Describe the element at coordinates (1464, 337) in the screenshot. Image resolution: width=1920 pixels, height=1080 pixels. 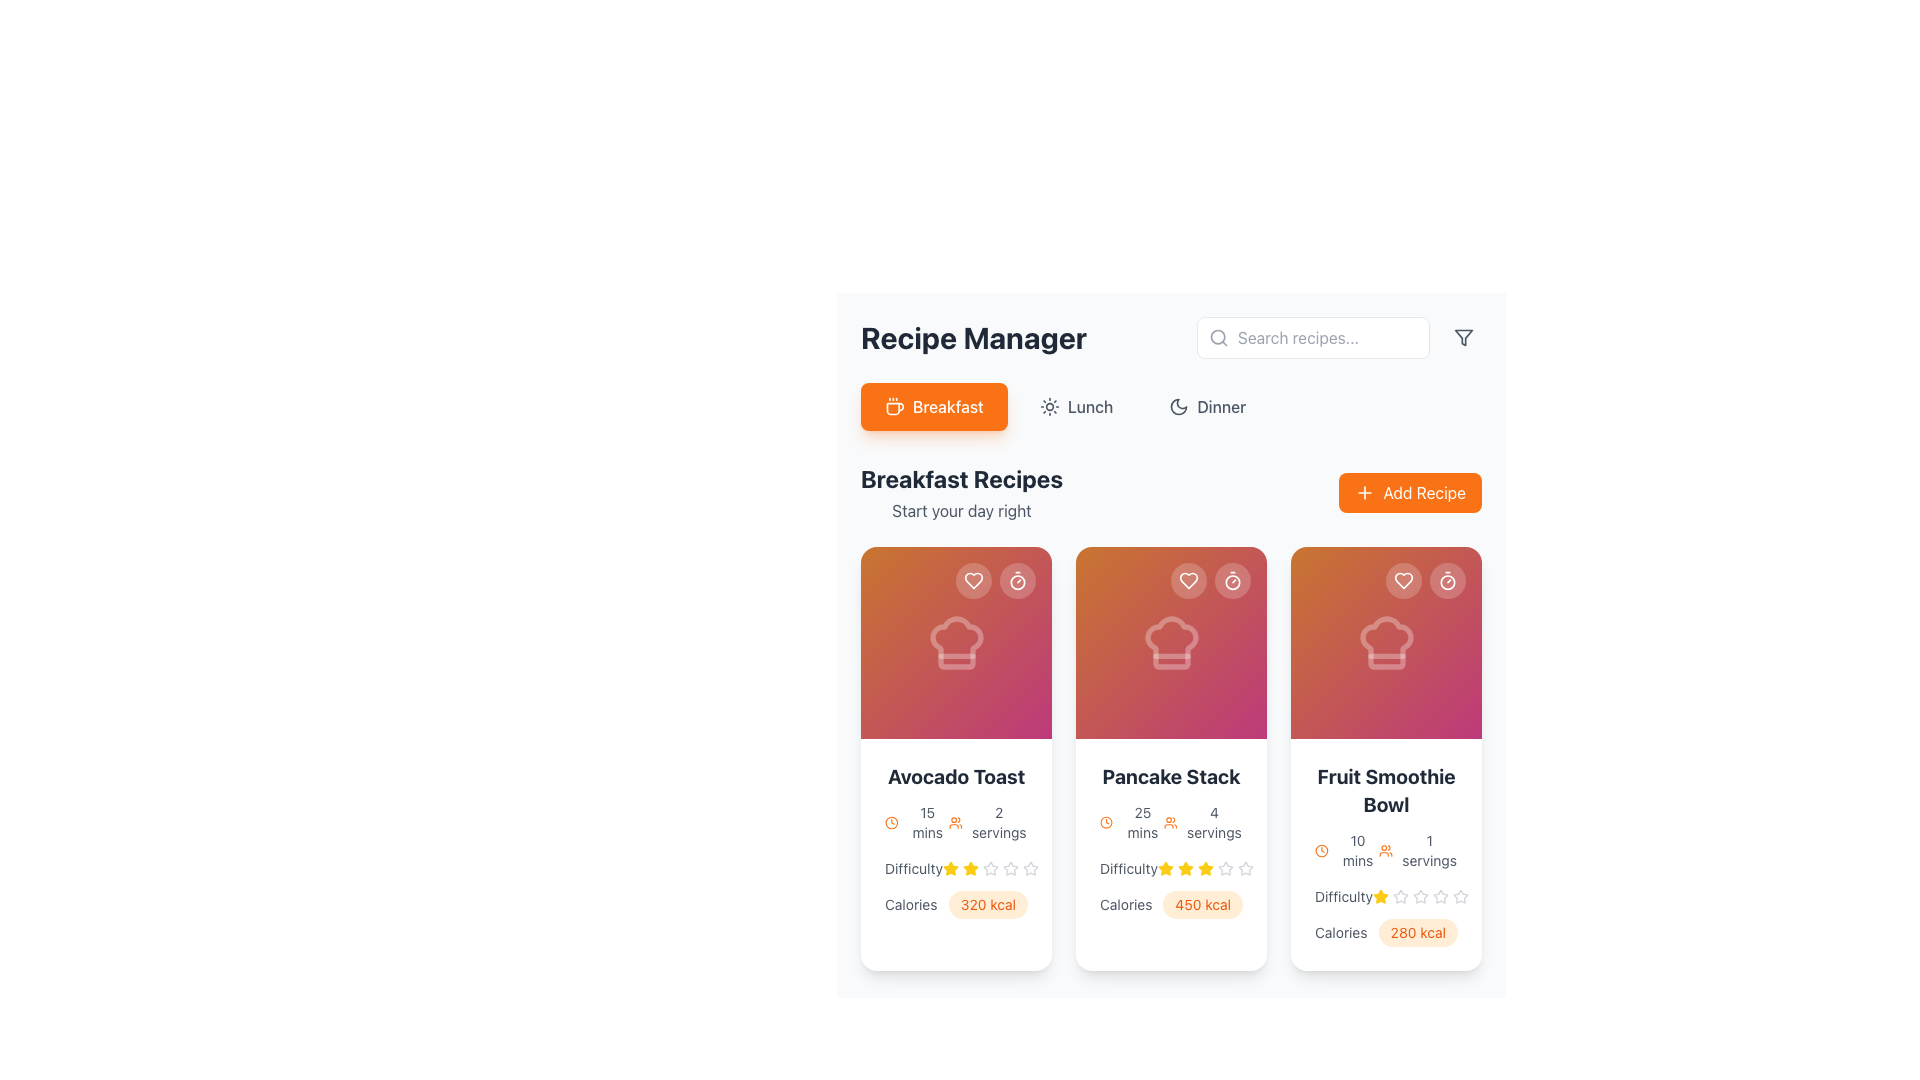
I see `the funnel-shaped filter icon located in the top-right corner of the layout, next to the search field` at that location.